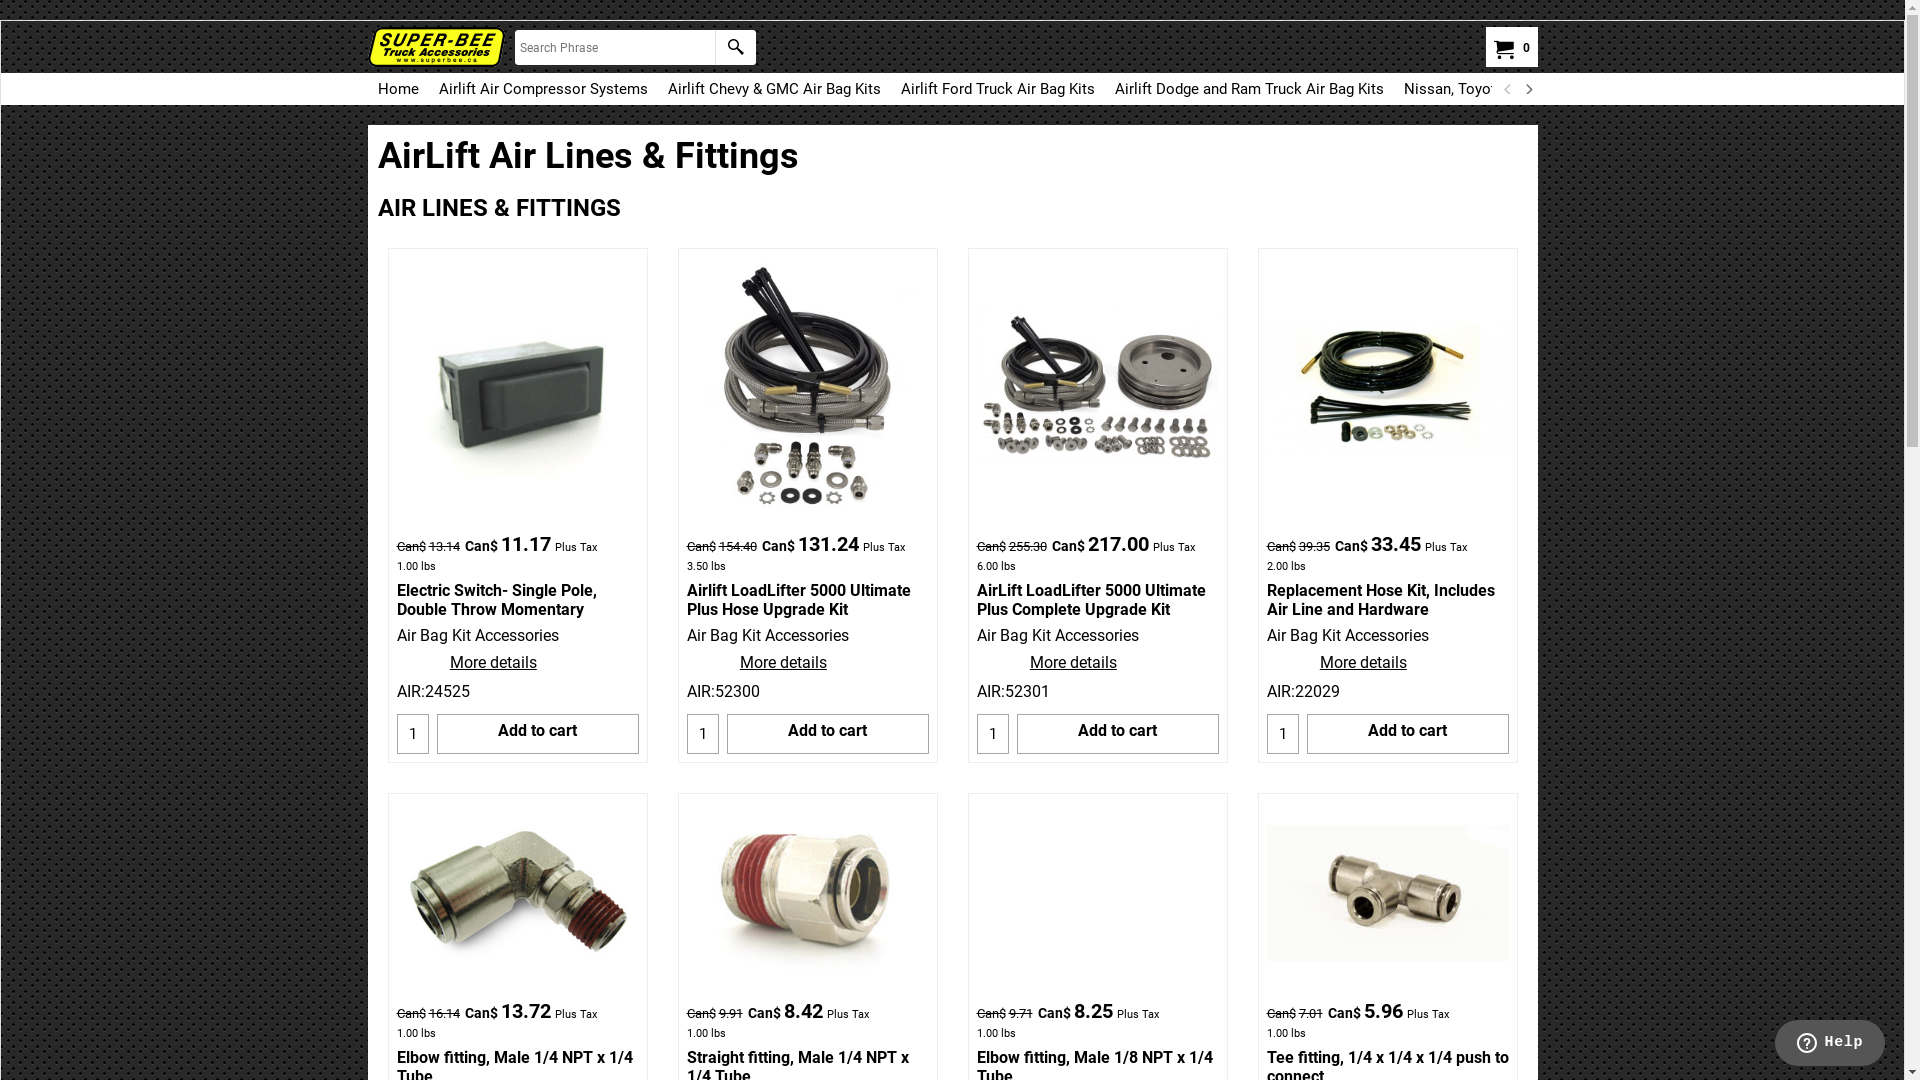 This screenshot has height=1080, width=1920. What do you see at coordinates (997, 87) in the screenshot?
I see `'Airlift Ford Truck Air Bag Kits'` at bounding box center [997, 87].